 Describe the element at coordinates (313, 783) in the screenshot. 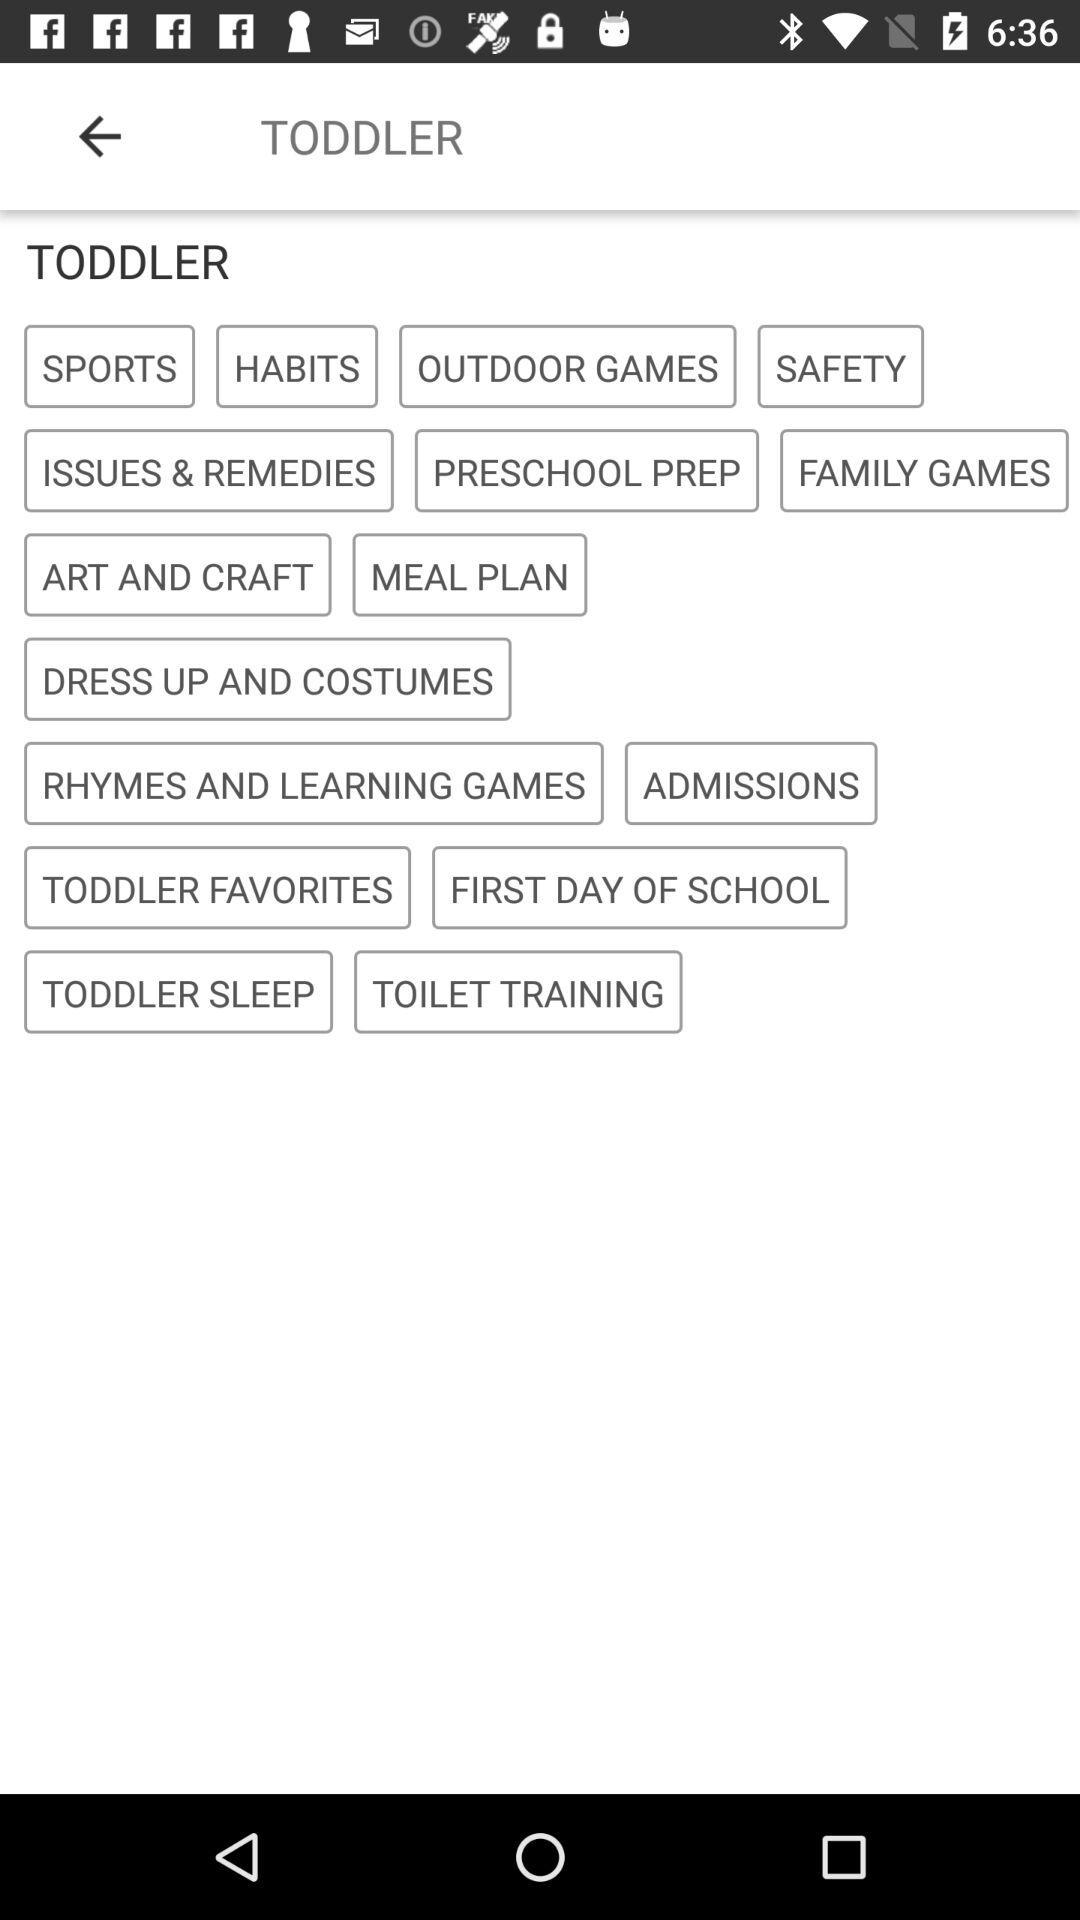

I see `icon to the left of the admissions` at that location.